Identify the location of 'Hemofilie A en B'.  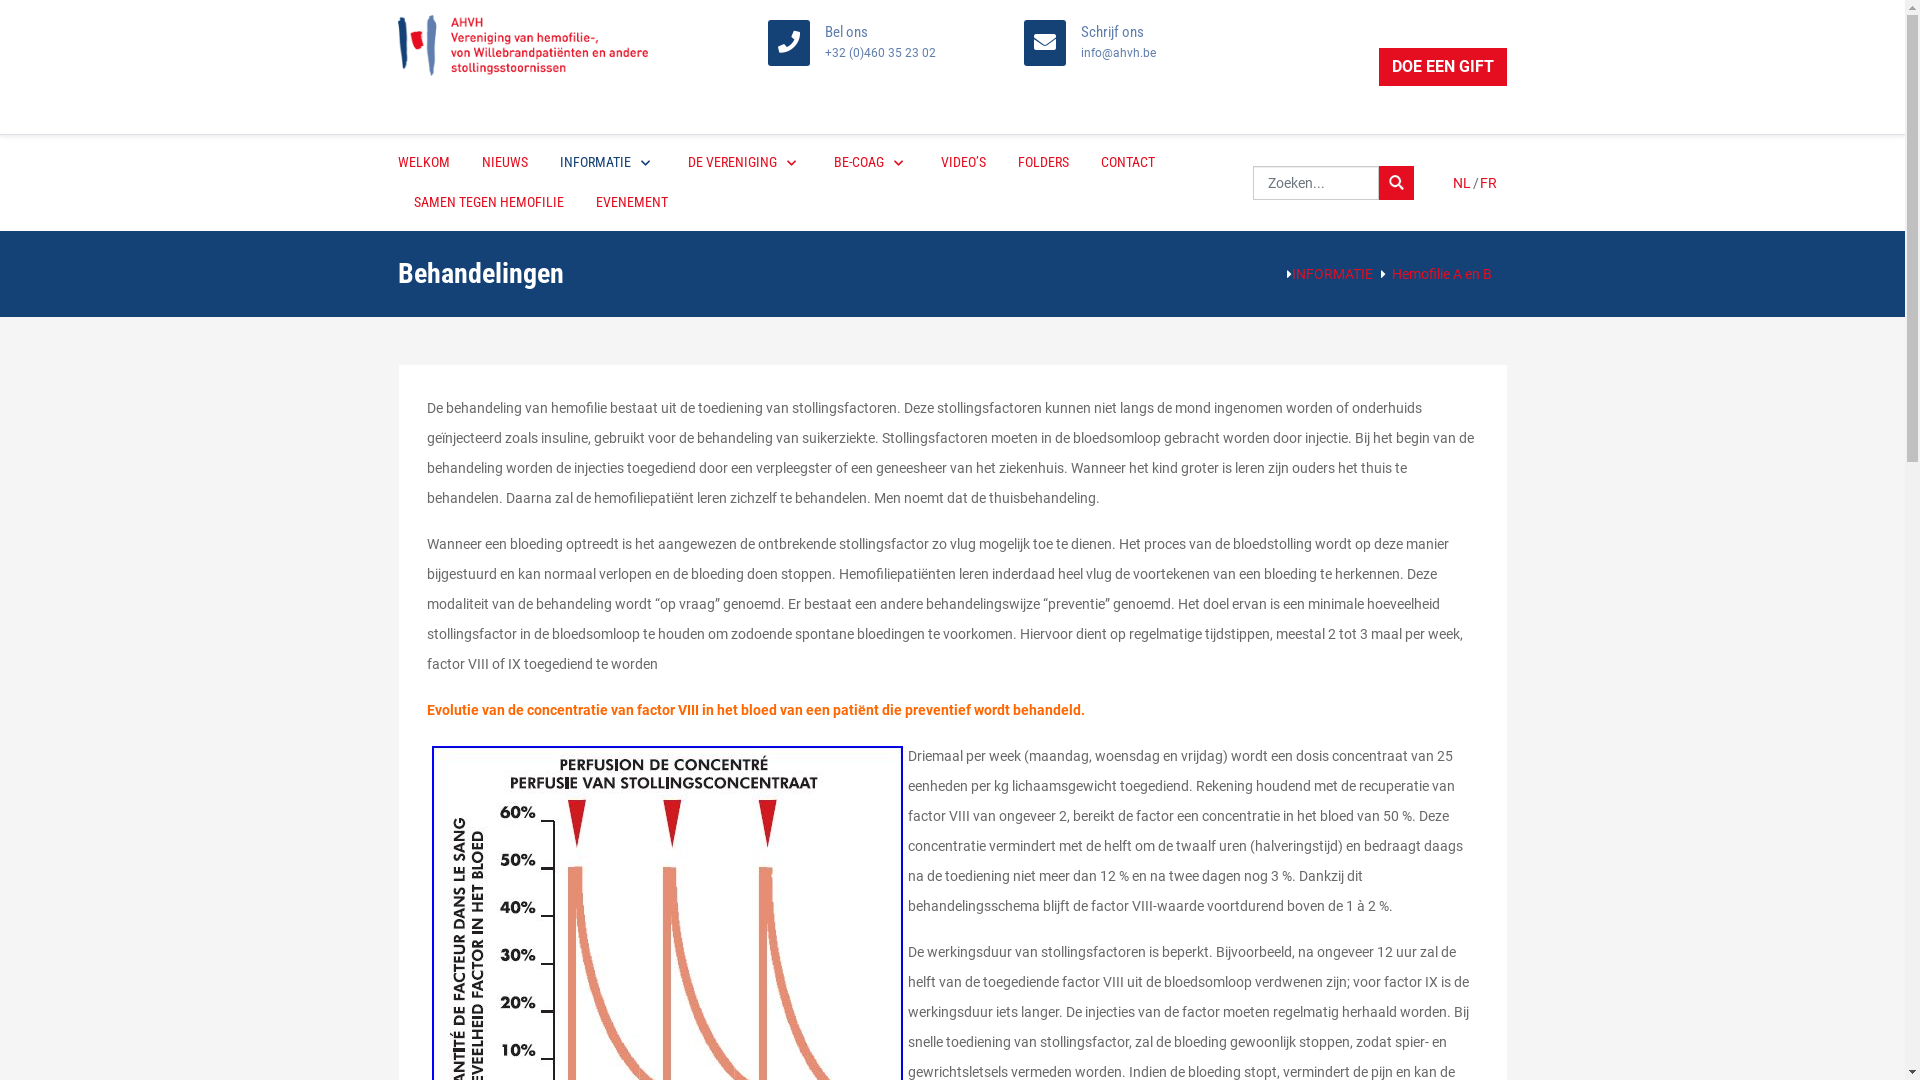
(1441, 273).